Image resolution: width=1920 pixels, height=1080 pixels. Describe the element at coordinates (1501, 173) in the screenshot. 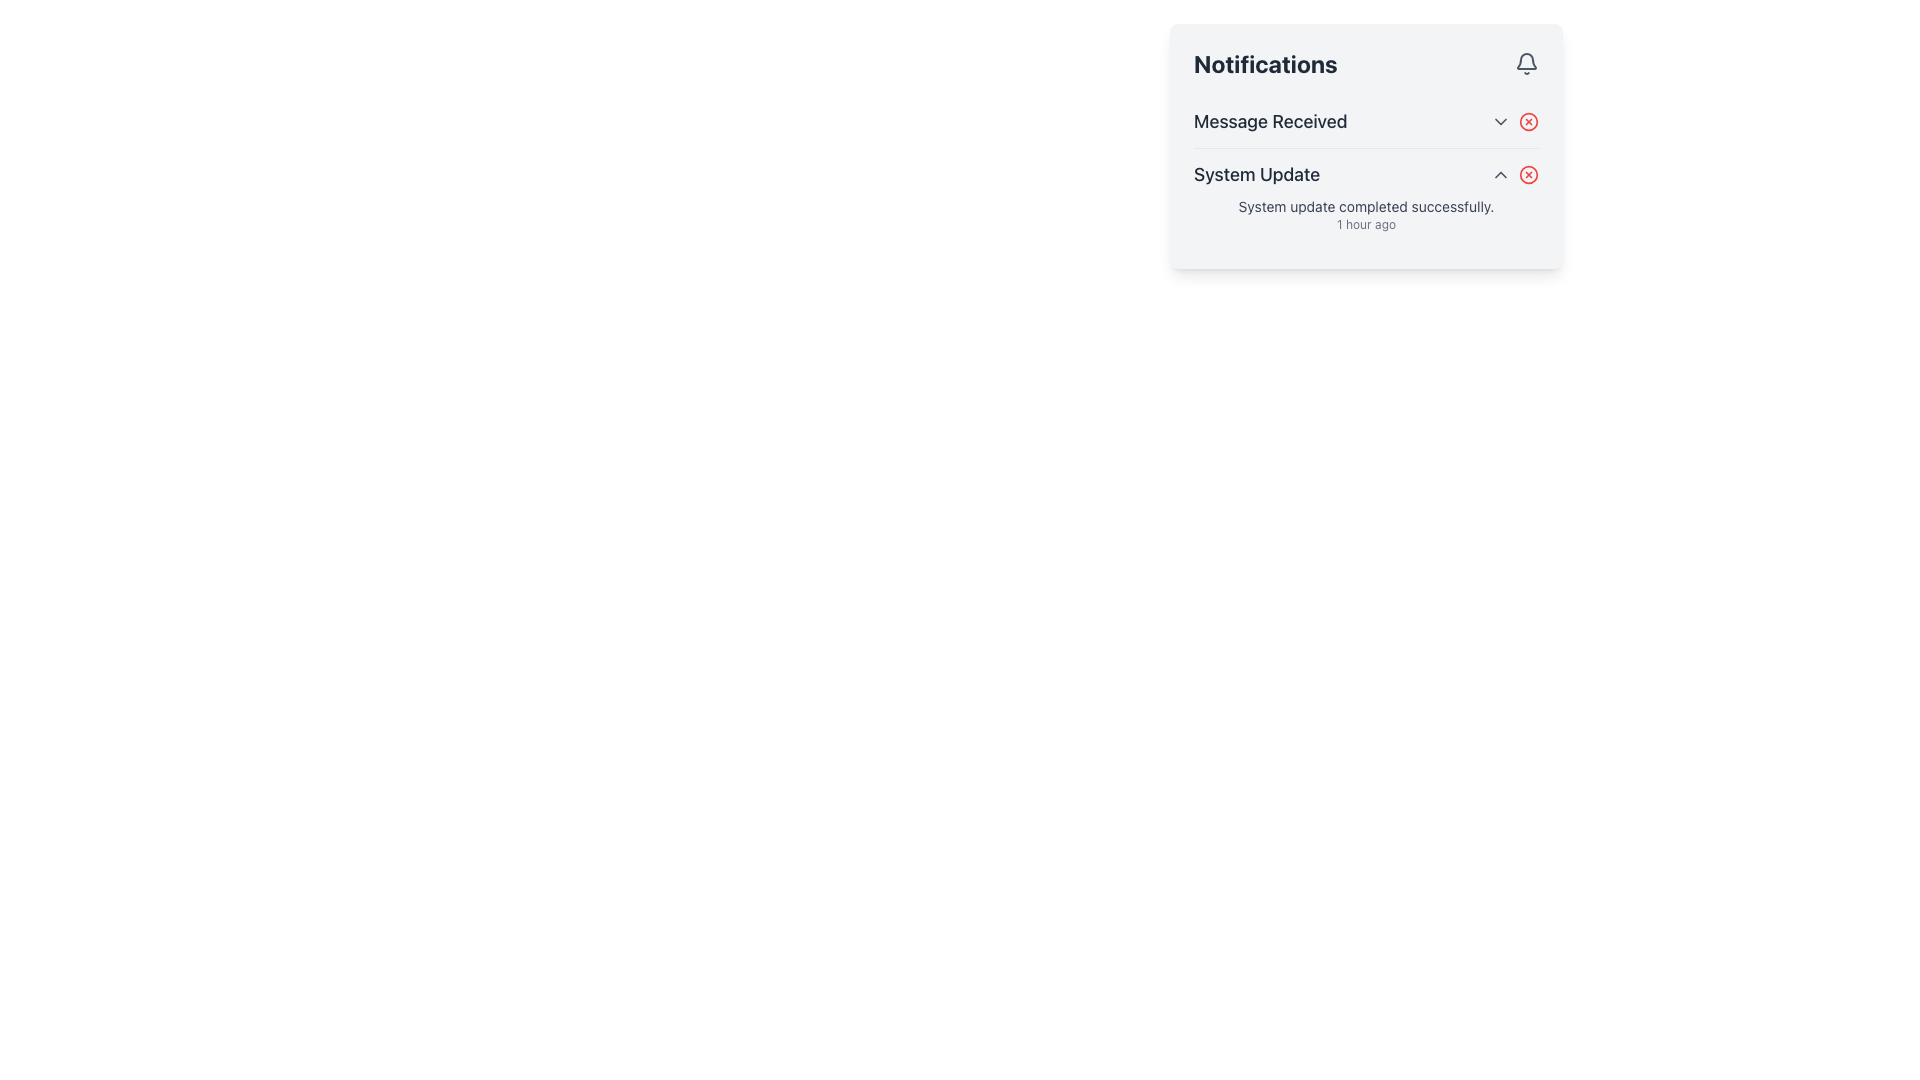

I see `the upward-pointing chevron icon button located in the right upper section of the 'System Update' notification card` at that location.